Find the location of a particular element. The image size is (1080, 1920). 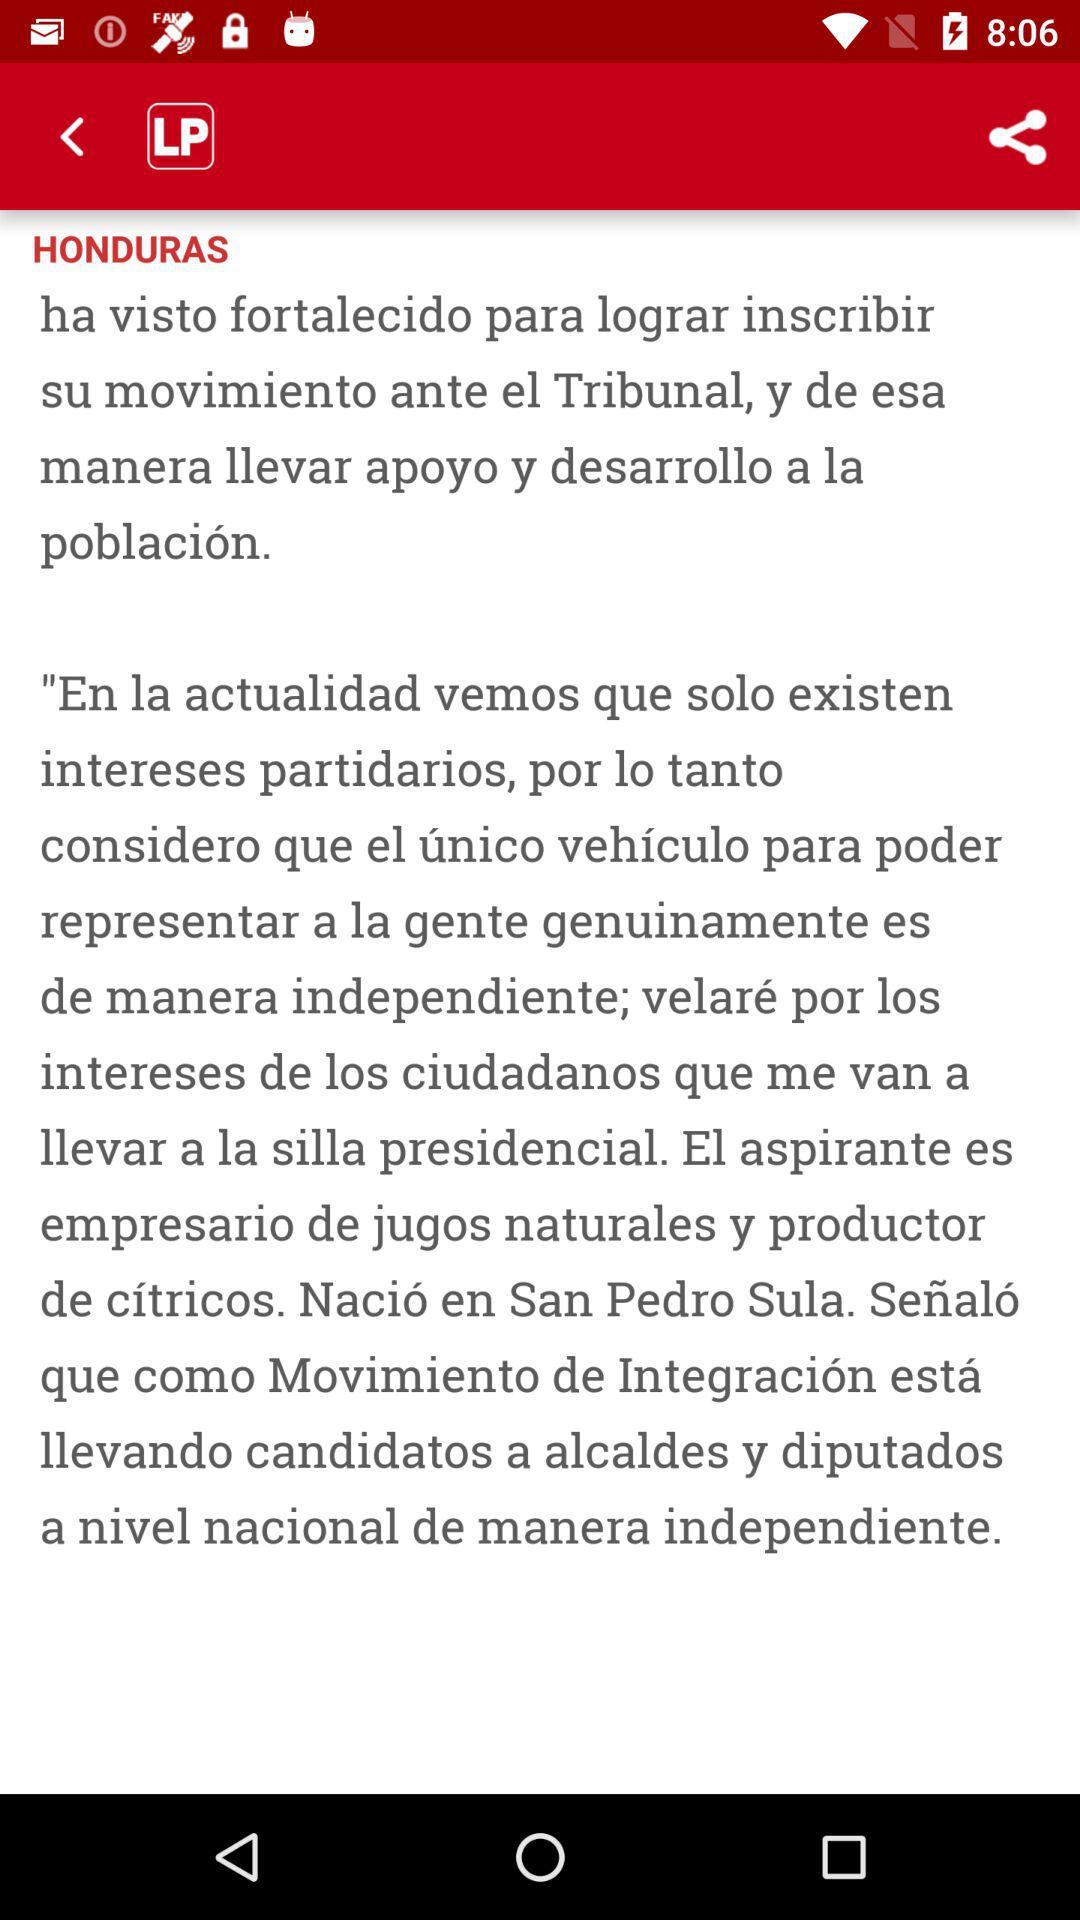

san pedro sula is located at coordinates (540, 1027).